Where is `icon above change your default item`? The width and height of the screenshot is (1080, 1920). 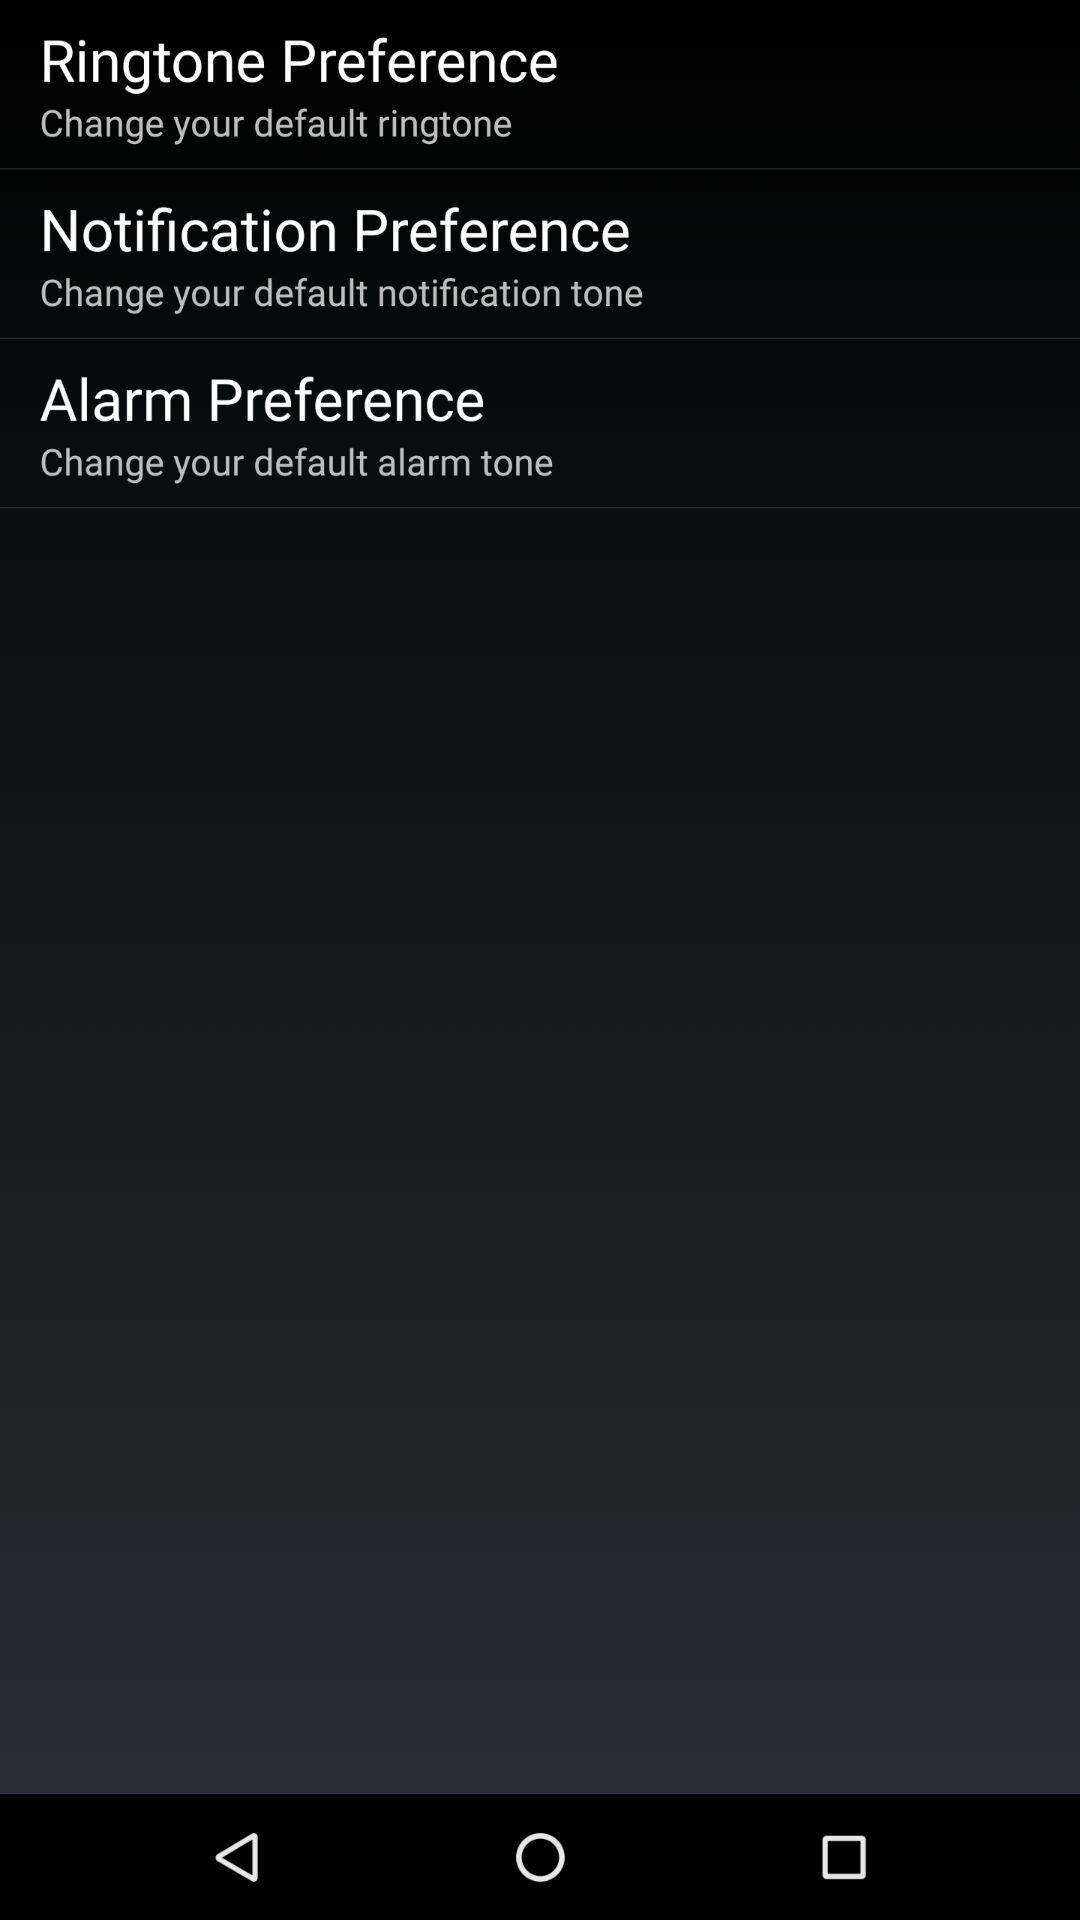 icon above change your default item is located at coordinates (261, 397).